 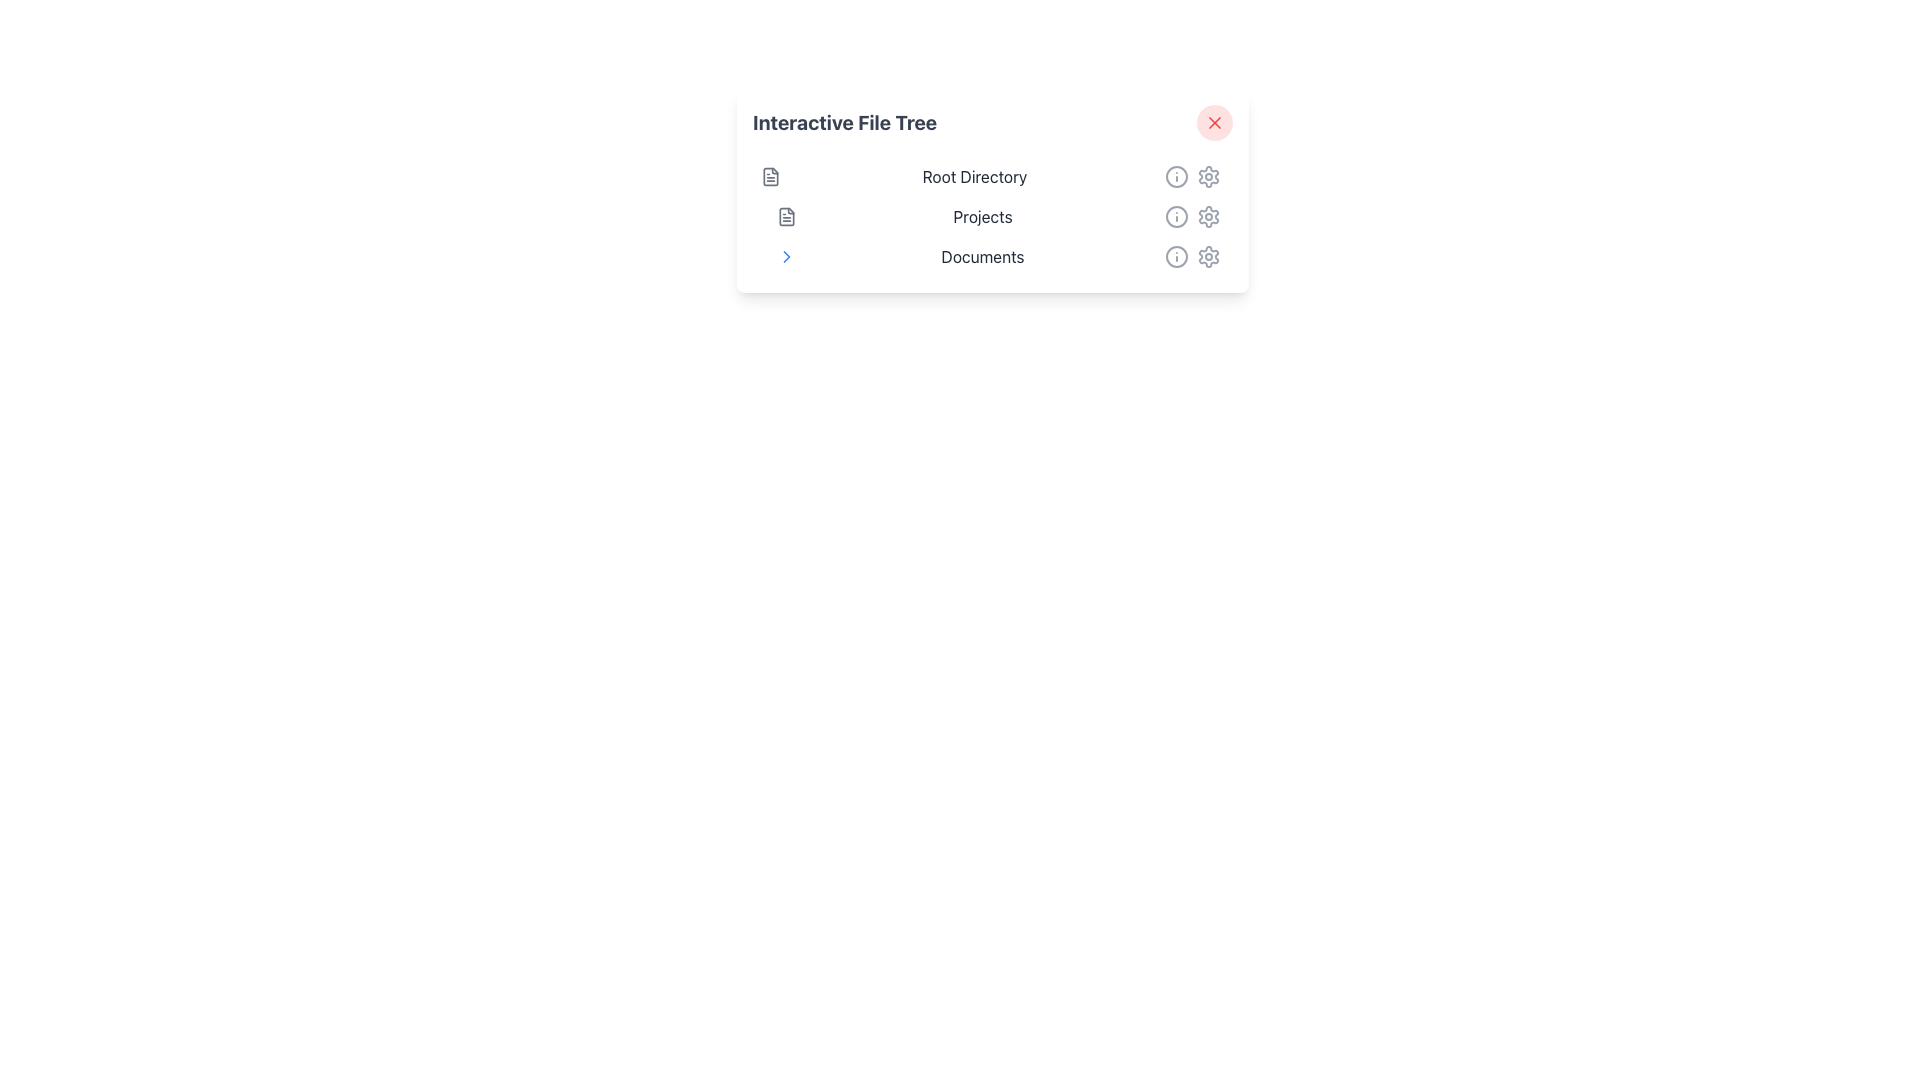 What do you see at coordinates (993, 176) in the screenshot?
I see `the 'Root Directory' item` at bounding box center [993, 176].